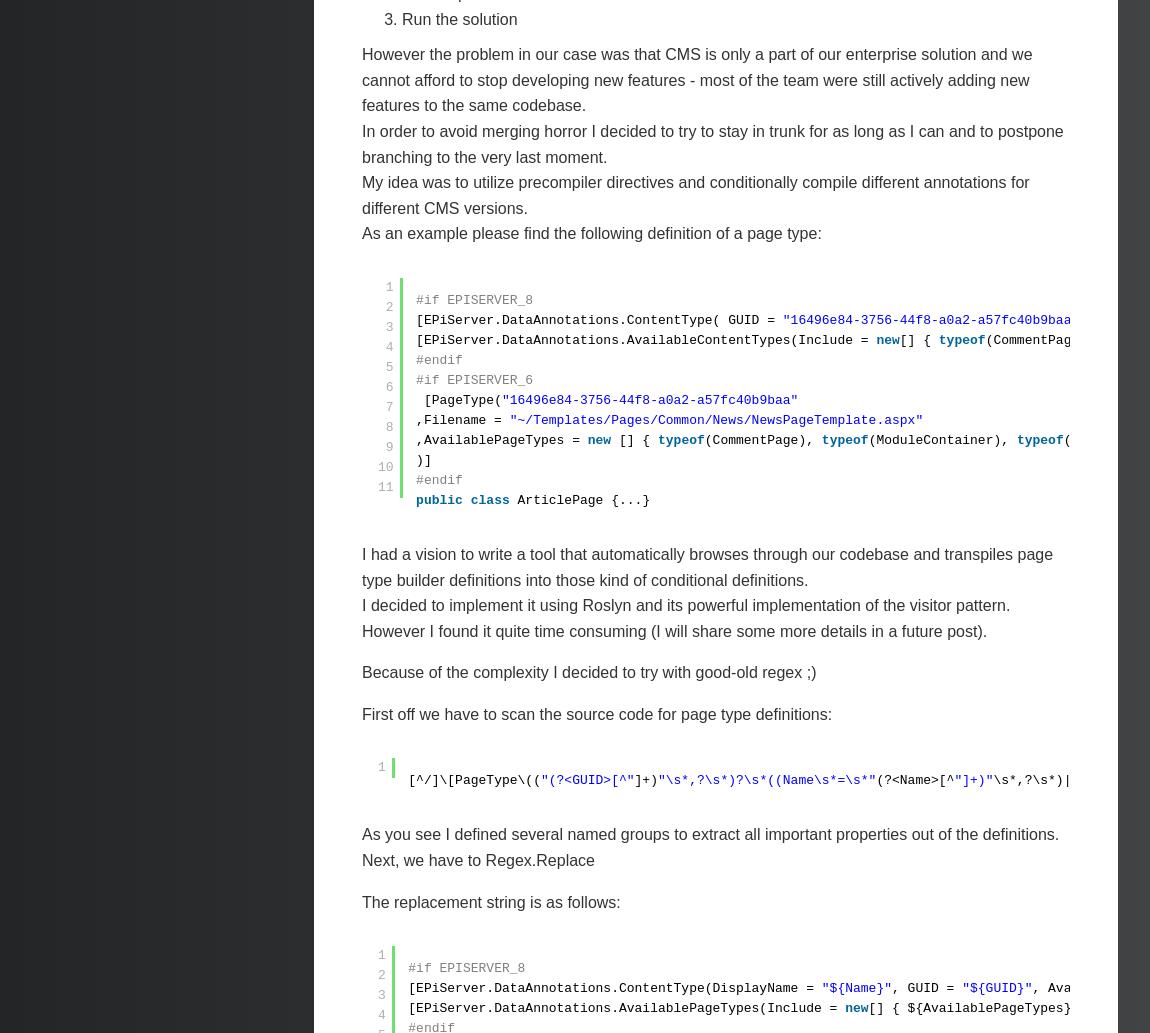 Image resolution: width=1150 pixels, height=1033 pixels. Describe the element at coordinates (461, 399) in the screenshot. I see `'[PageType('` at that location.